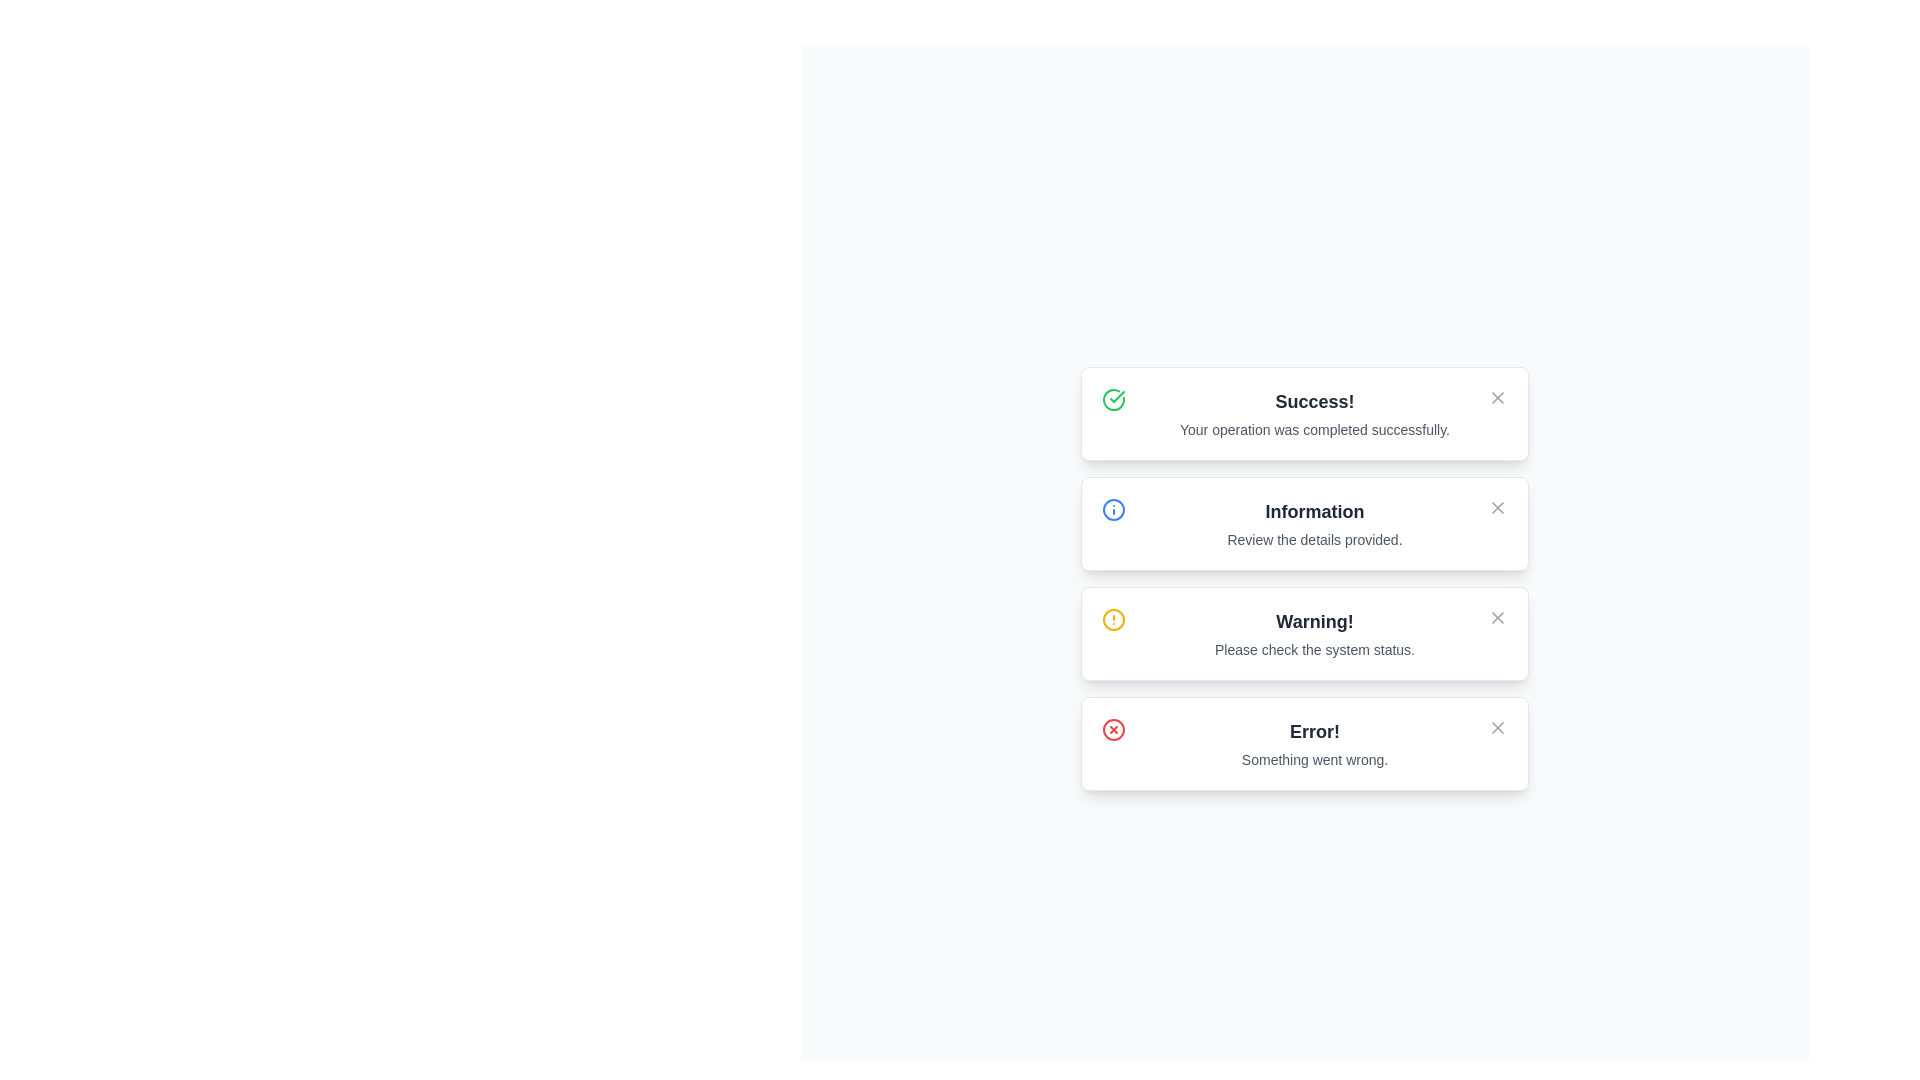 Image resolution: width=1920 pixels, height=1080 pixels. Describe the element at coordinates (1112, 729) in the screenshot. I see `the red circular icon with a cross symbol inside, located at the bottom-right corner of the 'Error!' card` at that location.